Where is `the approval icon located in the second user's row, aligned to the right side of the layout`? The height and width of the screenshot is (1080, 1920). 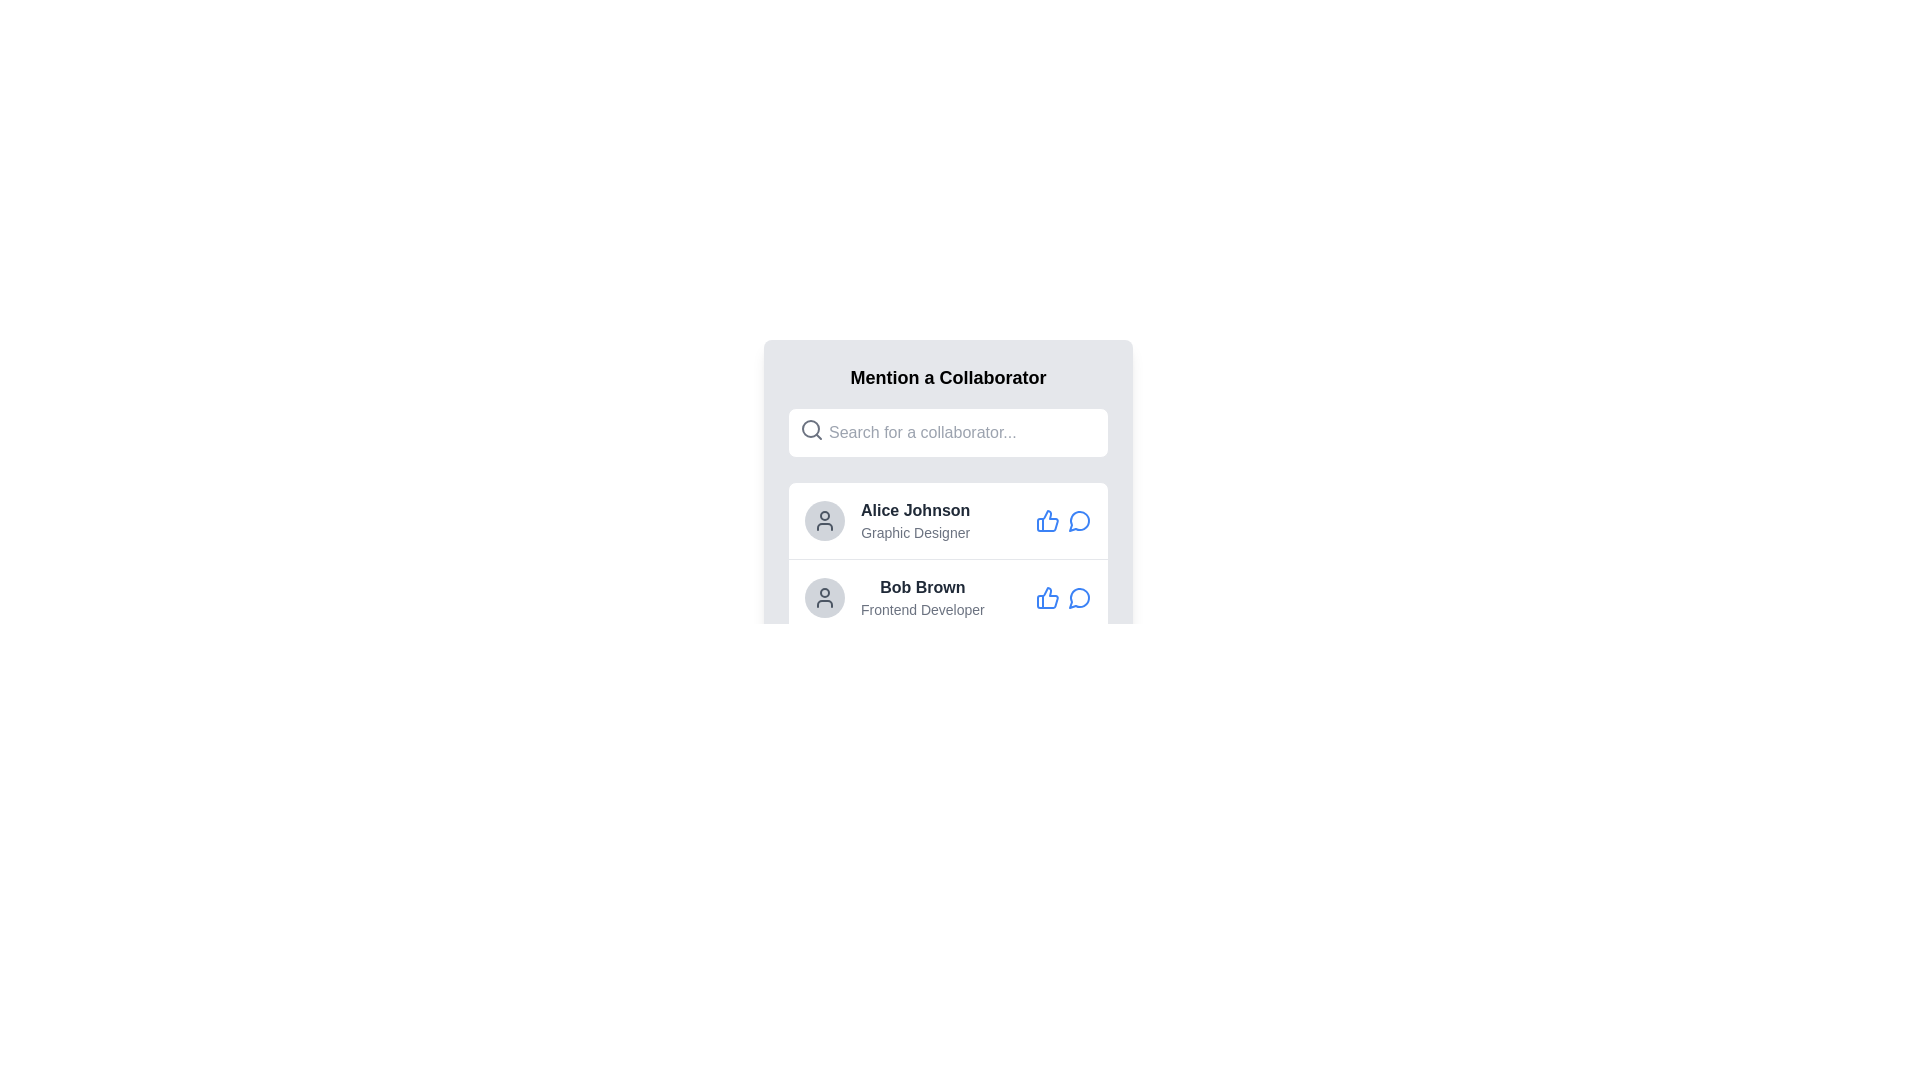 the approval icon located in the second user's row, aligned to the right side of the layout is located at coordinates (1046, 596).